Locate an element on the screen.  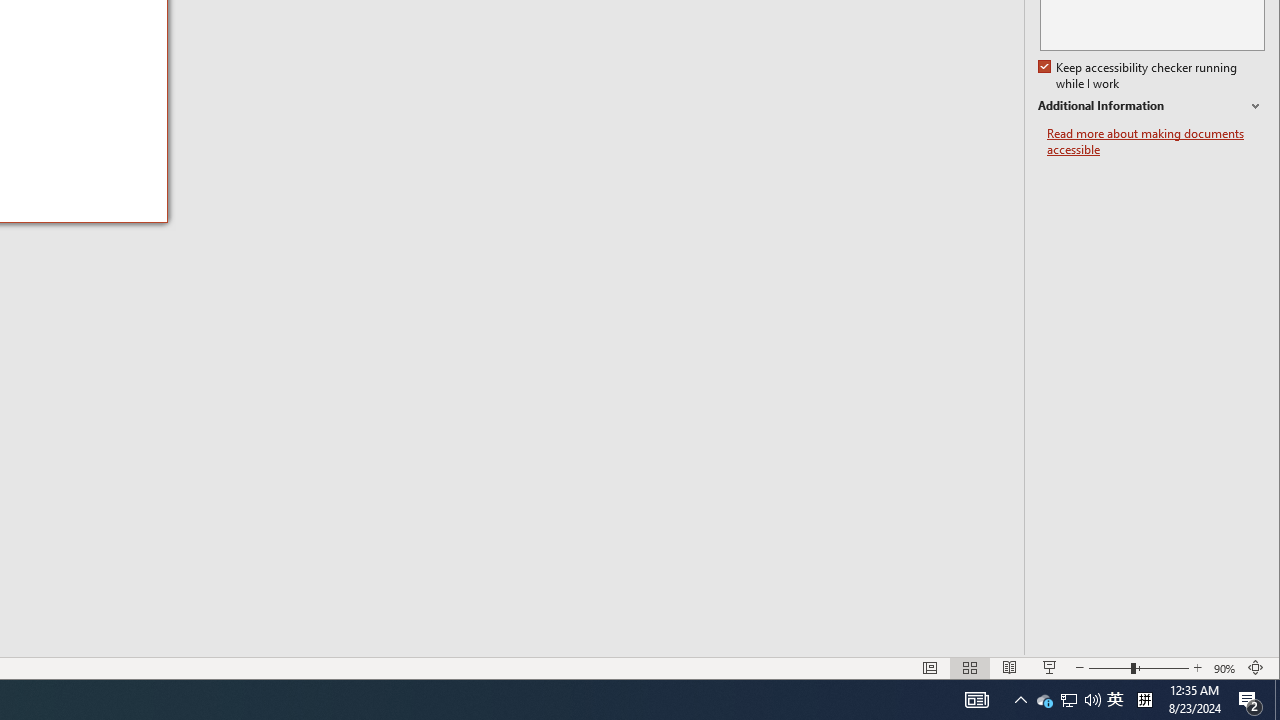
'AutomationID: 4105' is located at coordinates (1020, 698).